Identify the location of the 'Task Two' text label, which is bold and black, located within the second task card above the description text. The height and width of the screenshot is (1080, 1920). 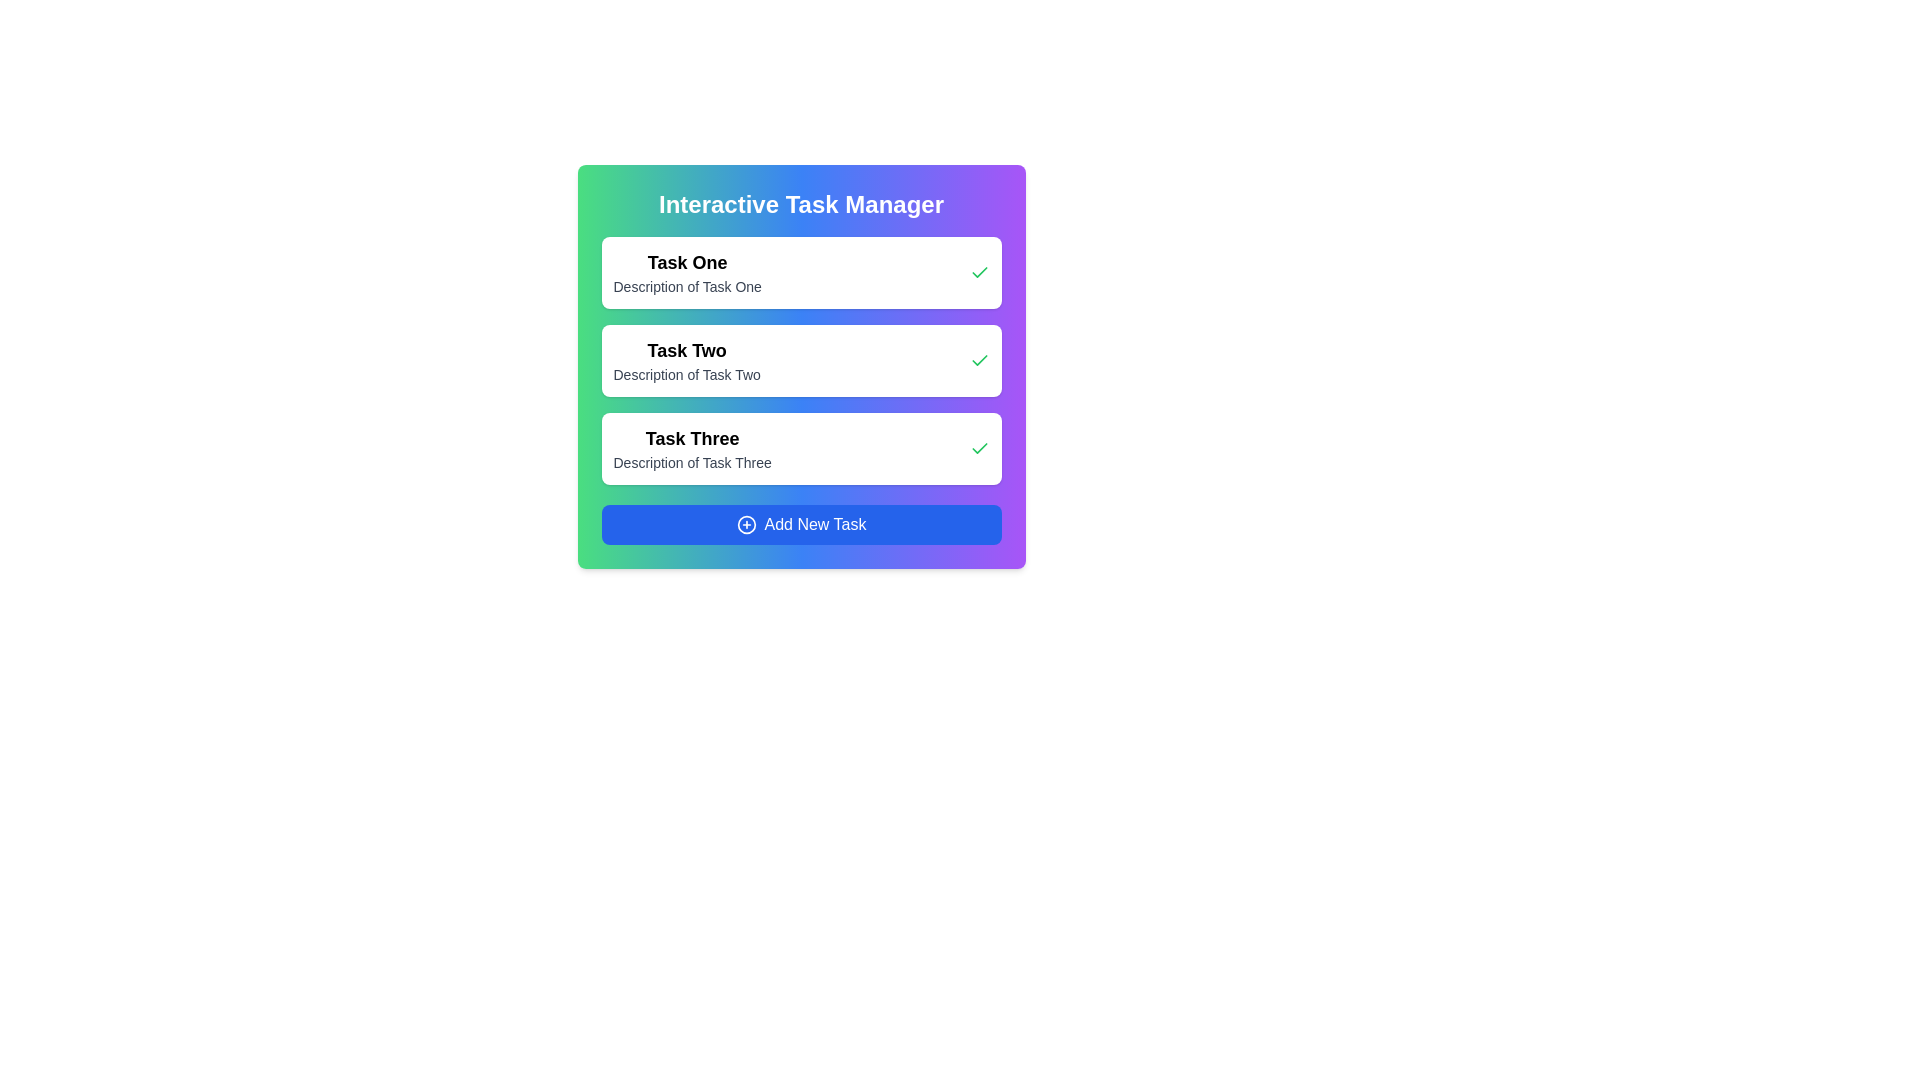
(687, 350).